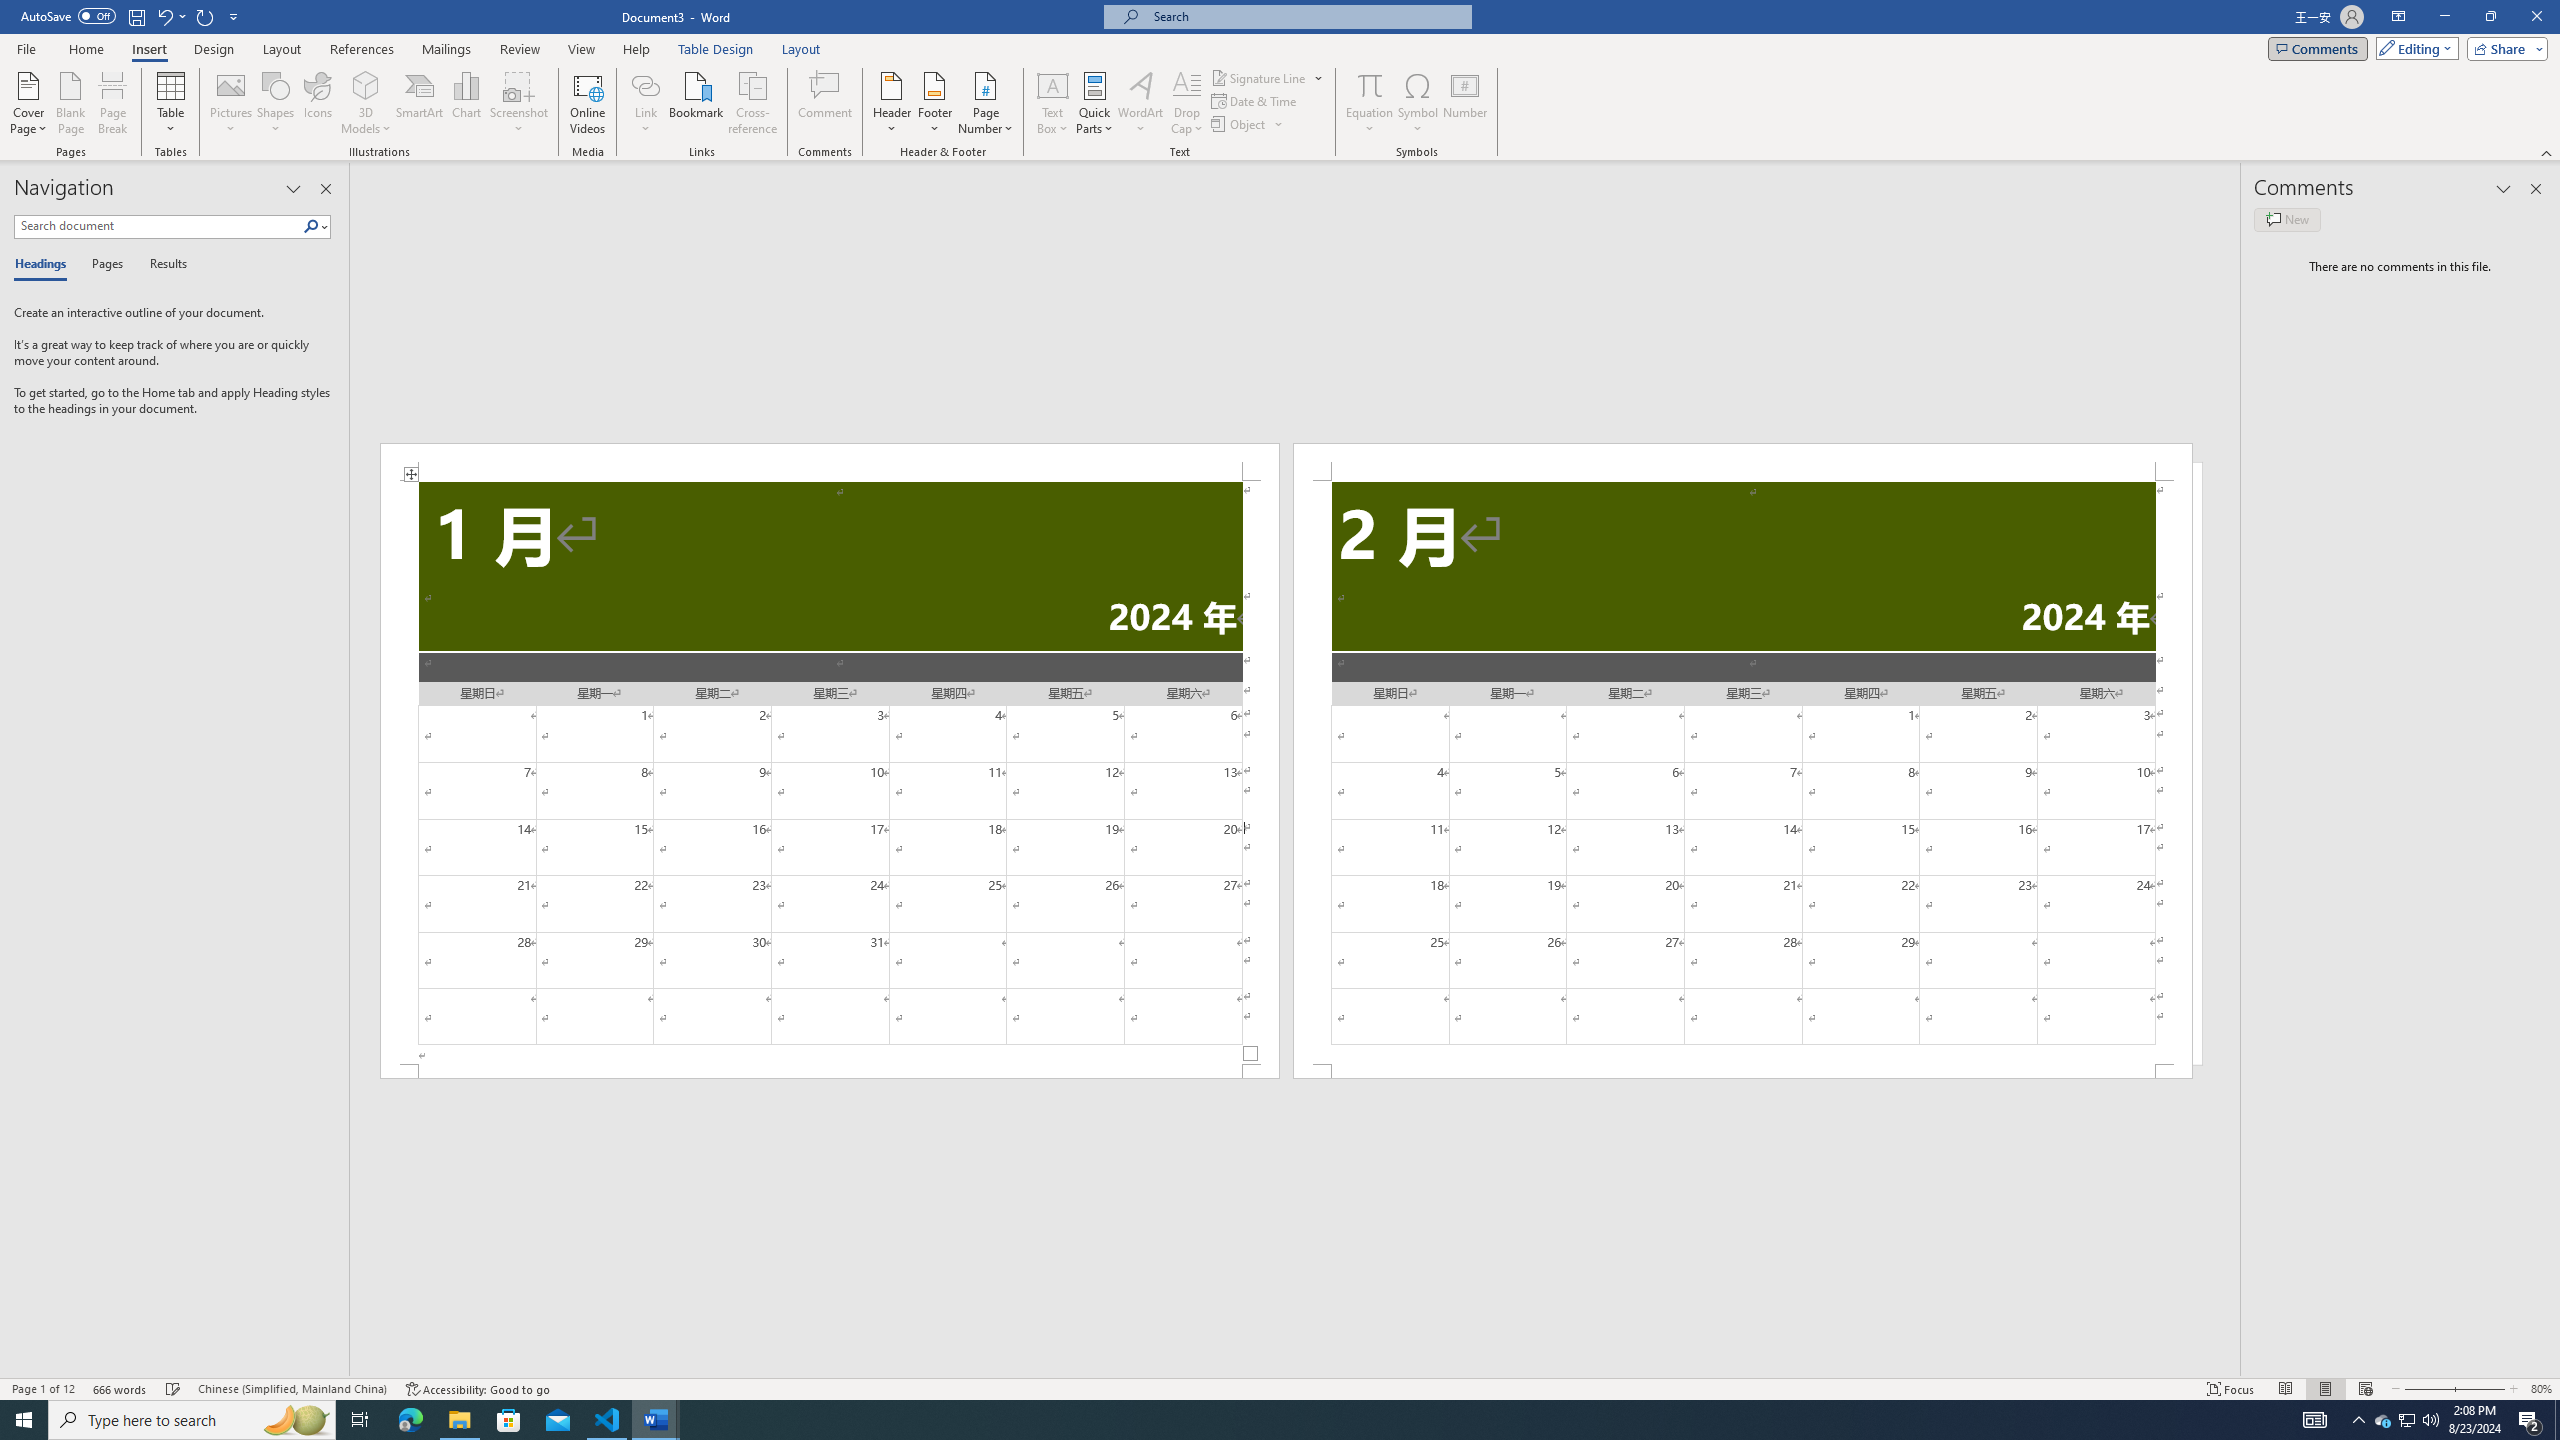 The image size is (2560, 1440). What do you see at coordinates (290, 1389) in the screenshot?
I see `'Language Chinese (Simplified, Mainland China)'` at bounding box center [290, 1389].